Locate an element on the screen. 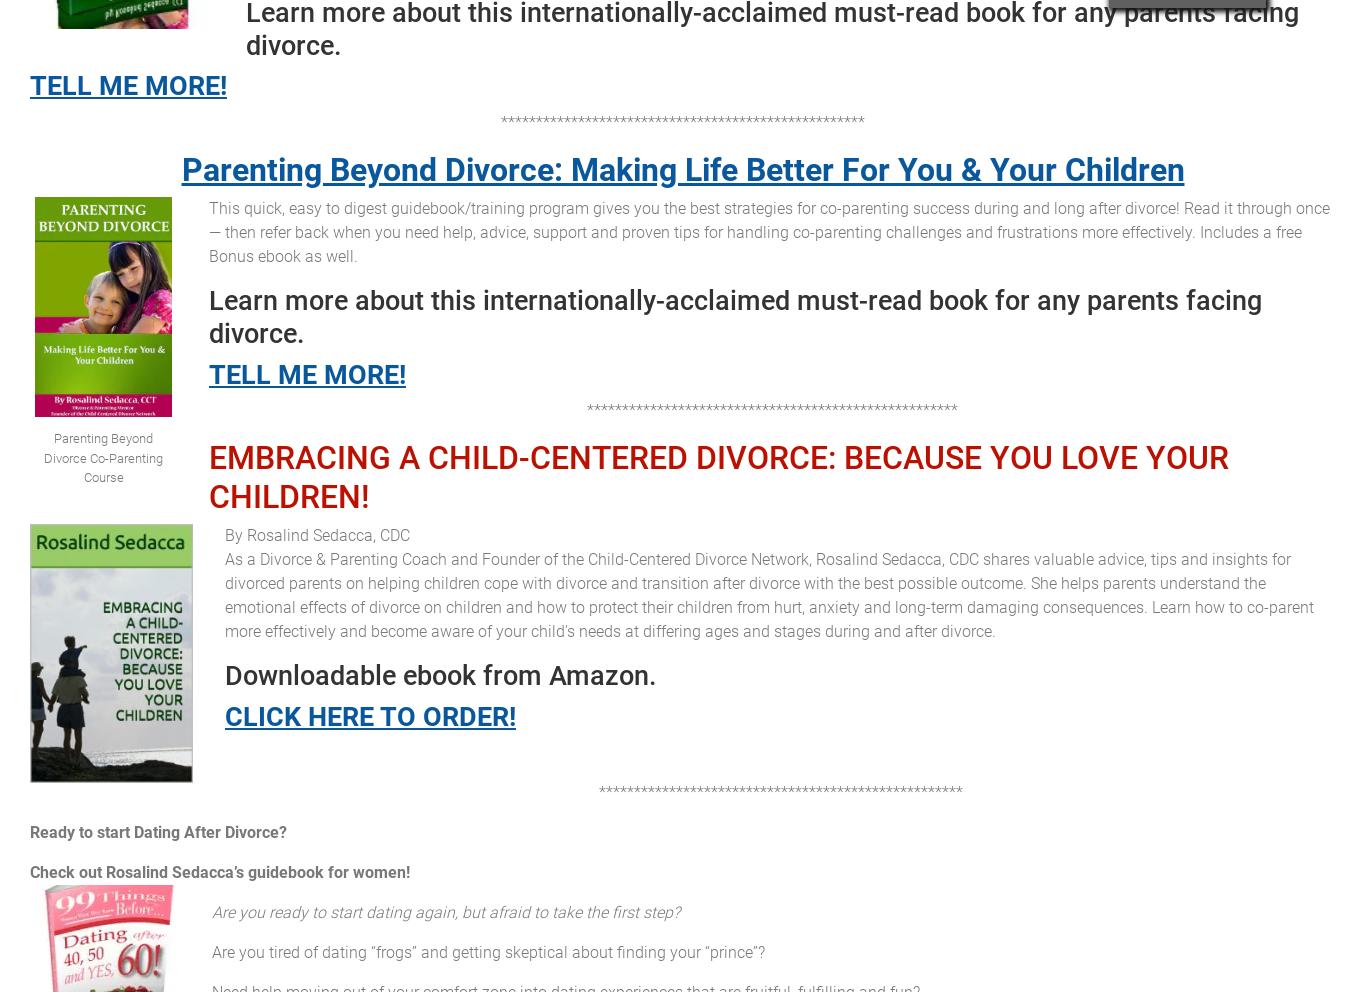 Image resolution: width=1366 pixels, height=992 pixels. 'Parenting Beyond Divorce Co-Parenting Course' is located at coordinates (103, 457).